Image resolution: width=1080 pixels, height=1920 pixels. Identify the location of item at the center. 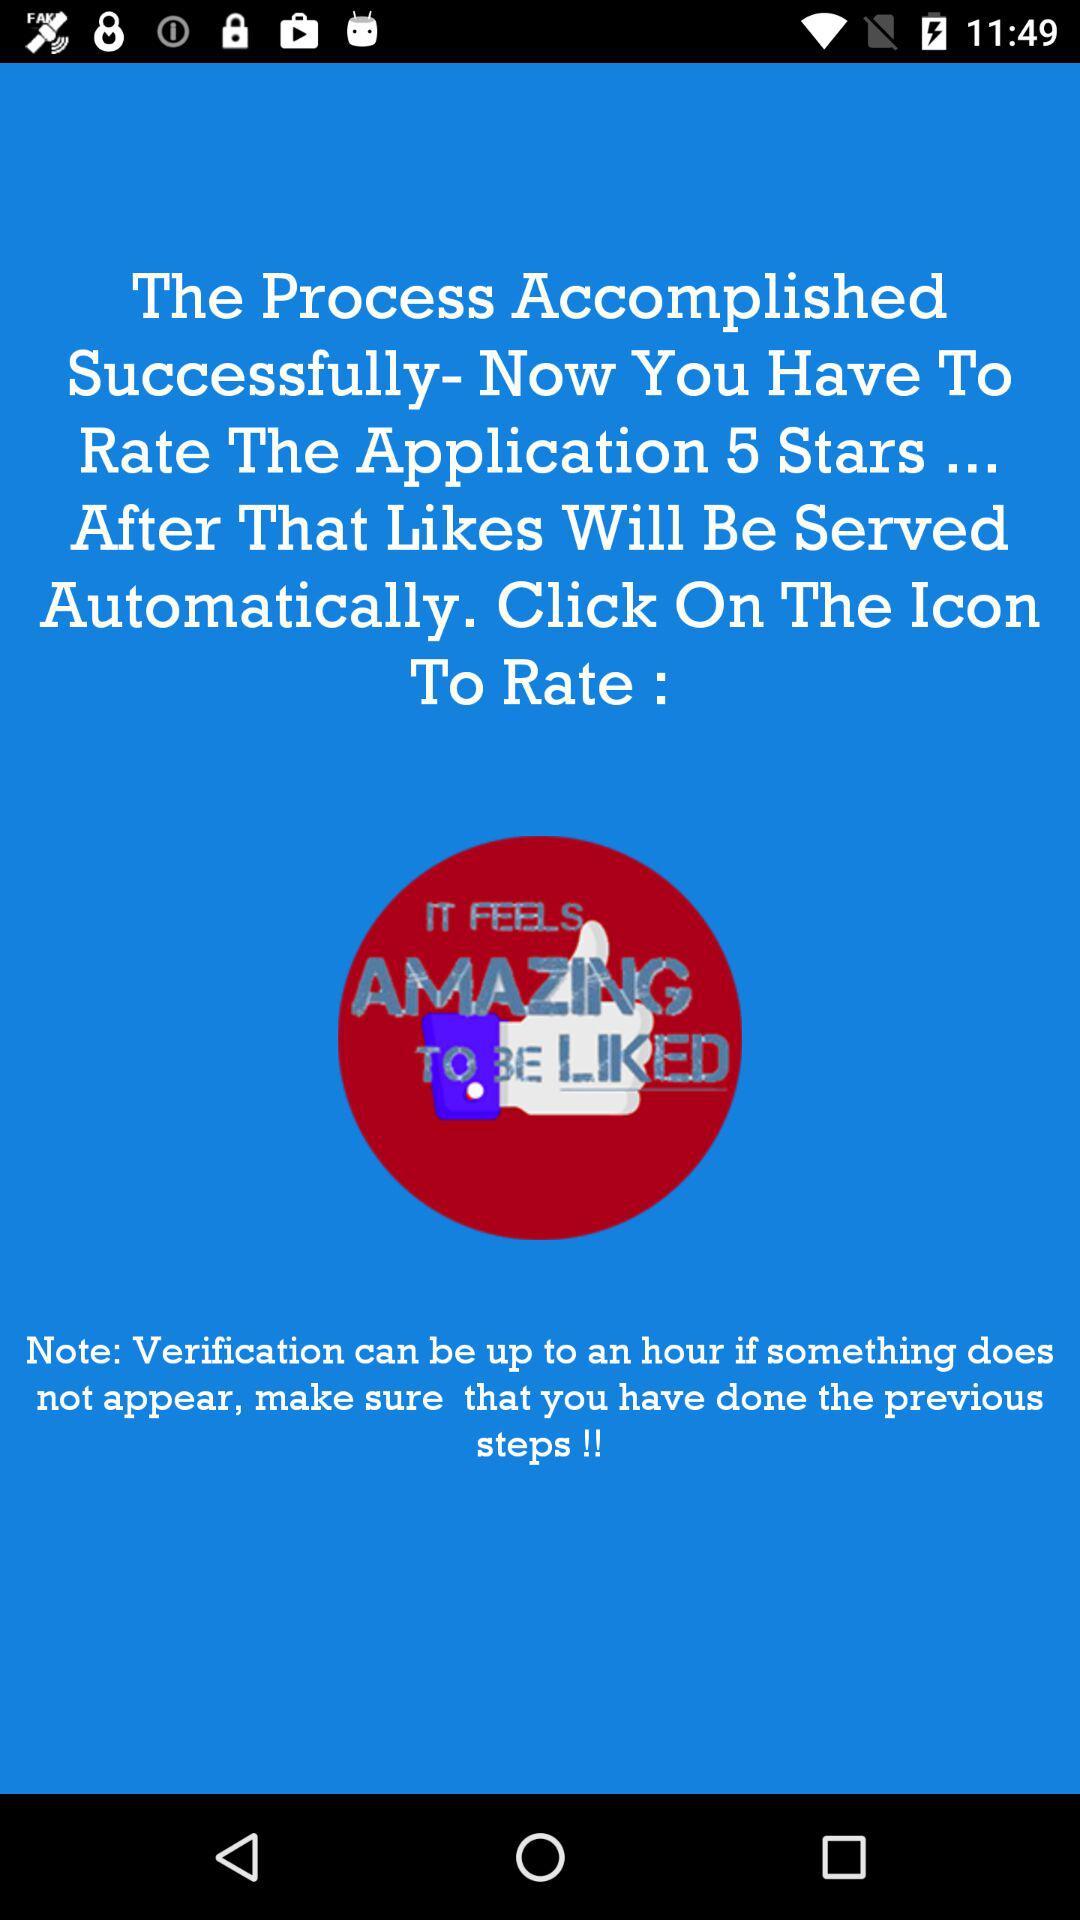
(540, 1038).